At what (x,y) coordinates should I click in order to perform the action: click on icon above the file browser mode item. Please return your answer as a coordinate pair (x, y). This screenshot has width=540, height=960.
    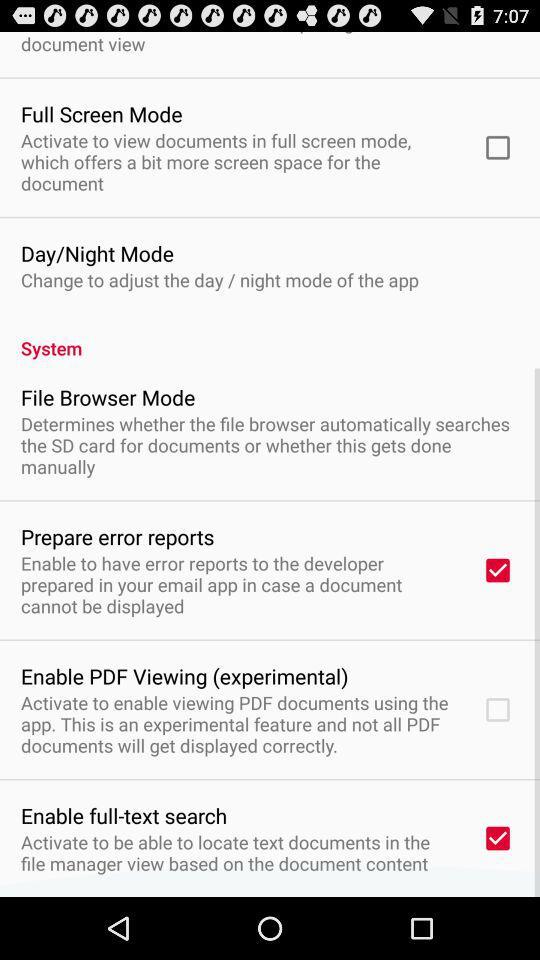
    Looking at the image, I should click on (270, 337).